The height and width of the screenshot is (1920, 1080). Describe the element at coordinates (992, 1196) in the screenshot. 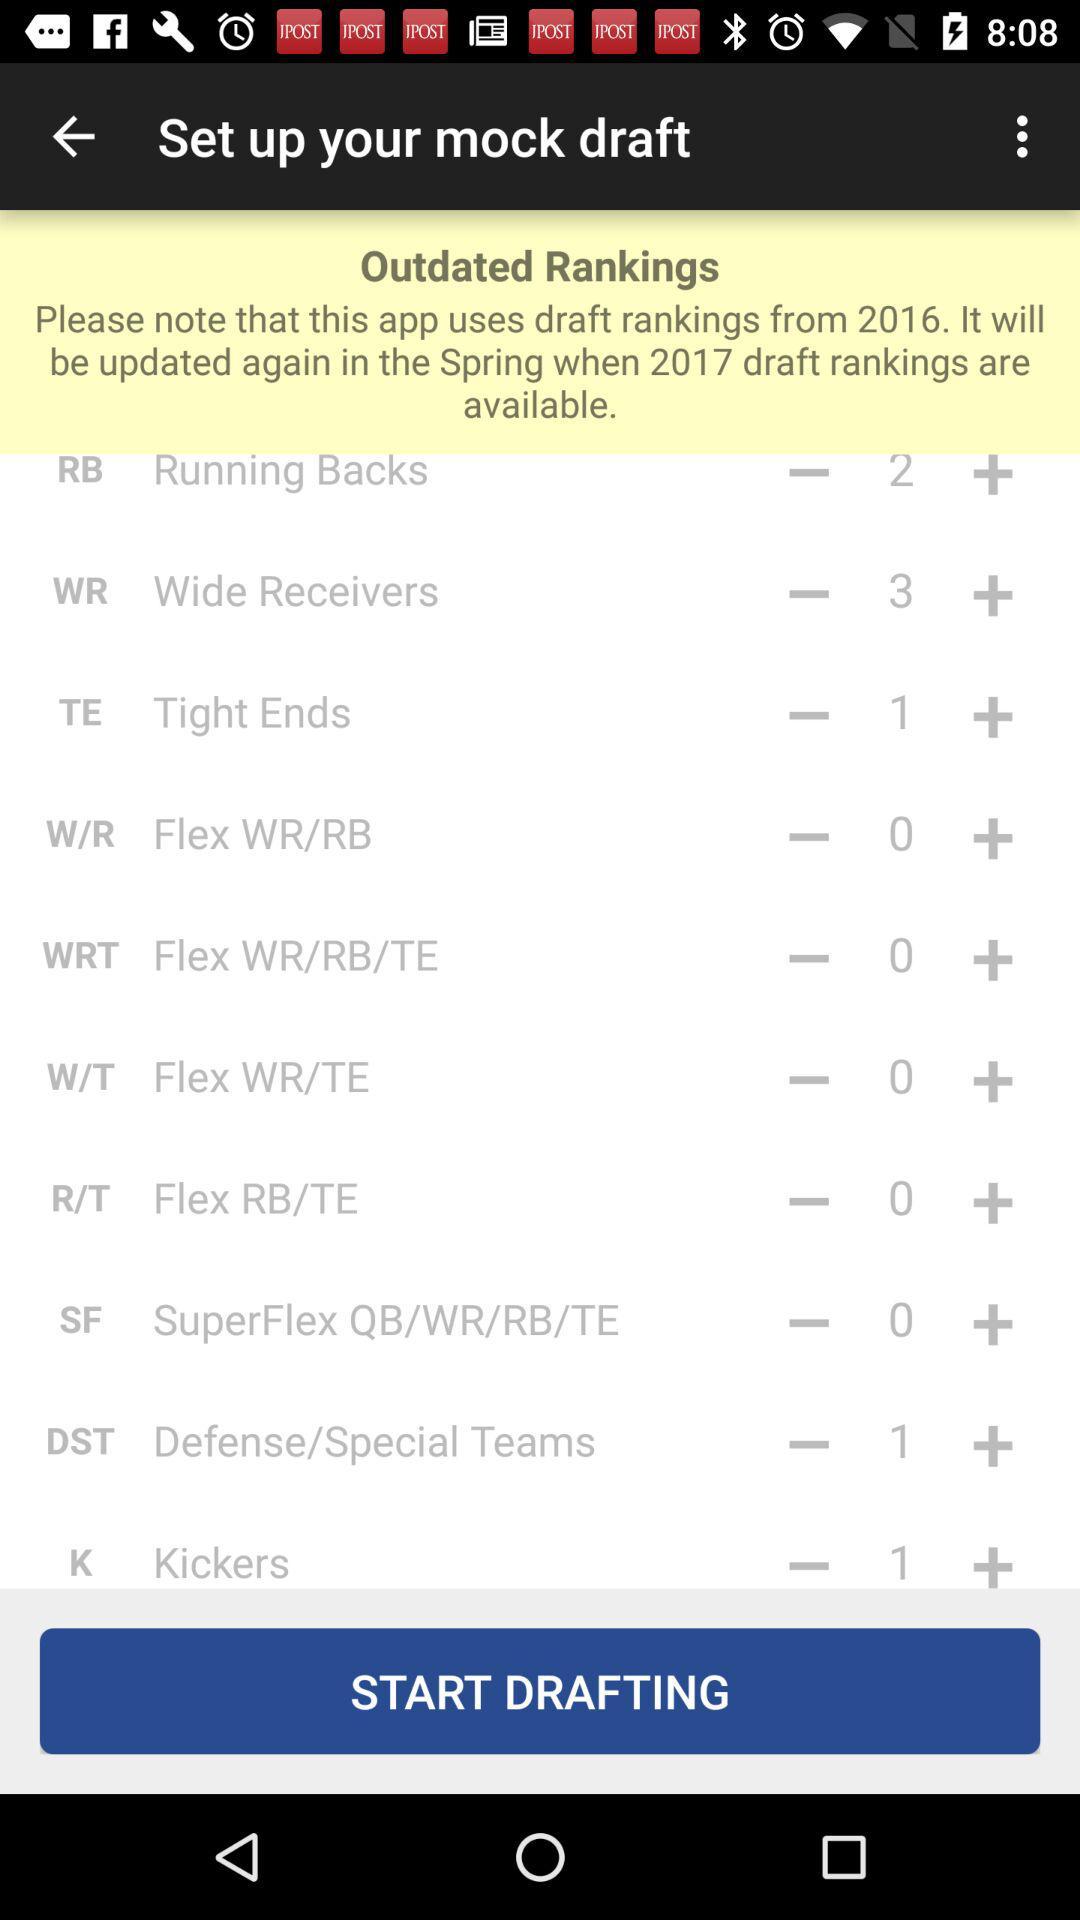

I see `the icon below the +` at that location.